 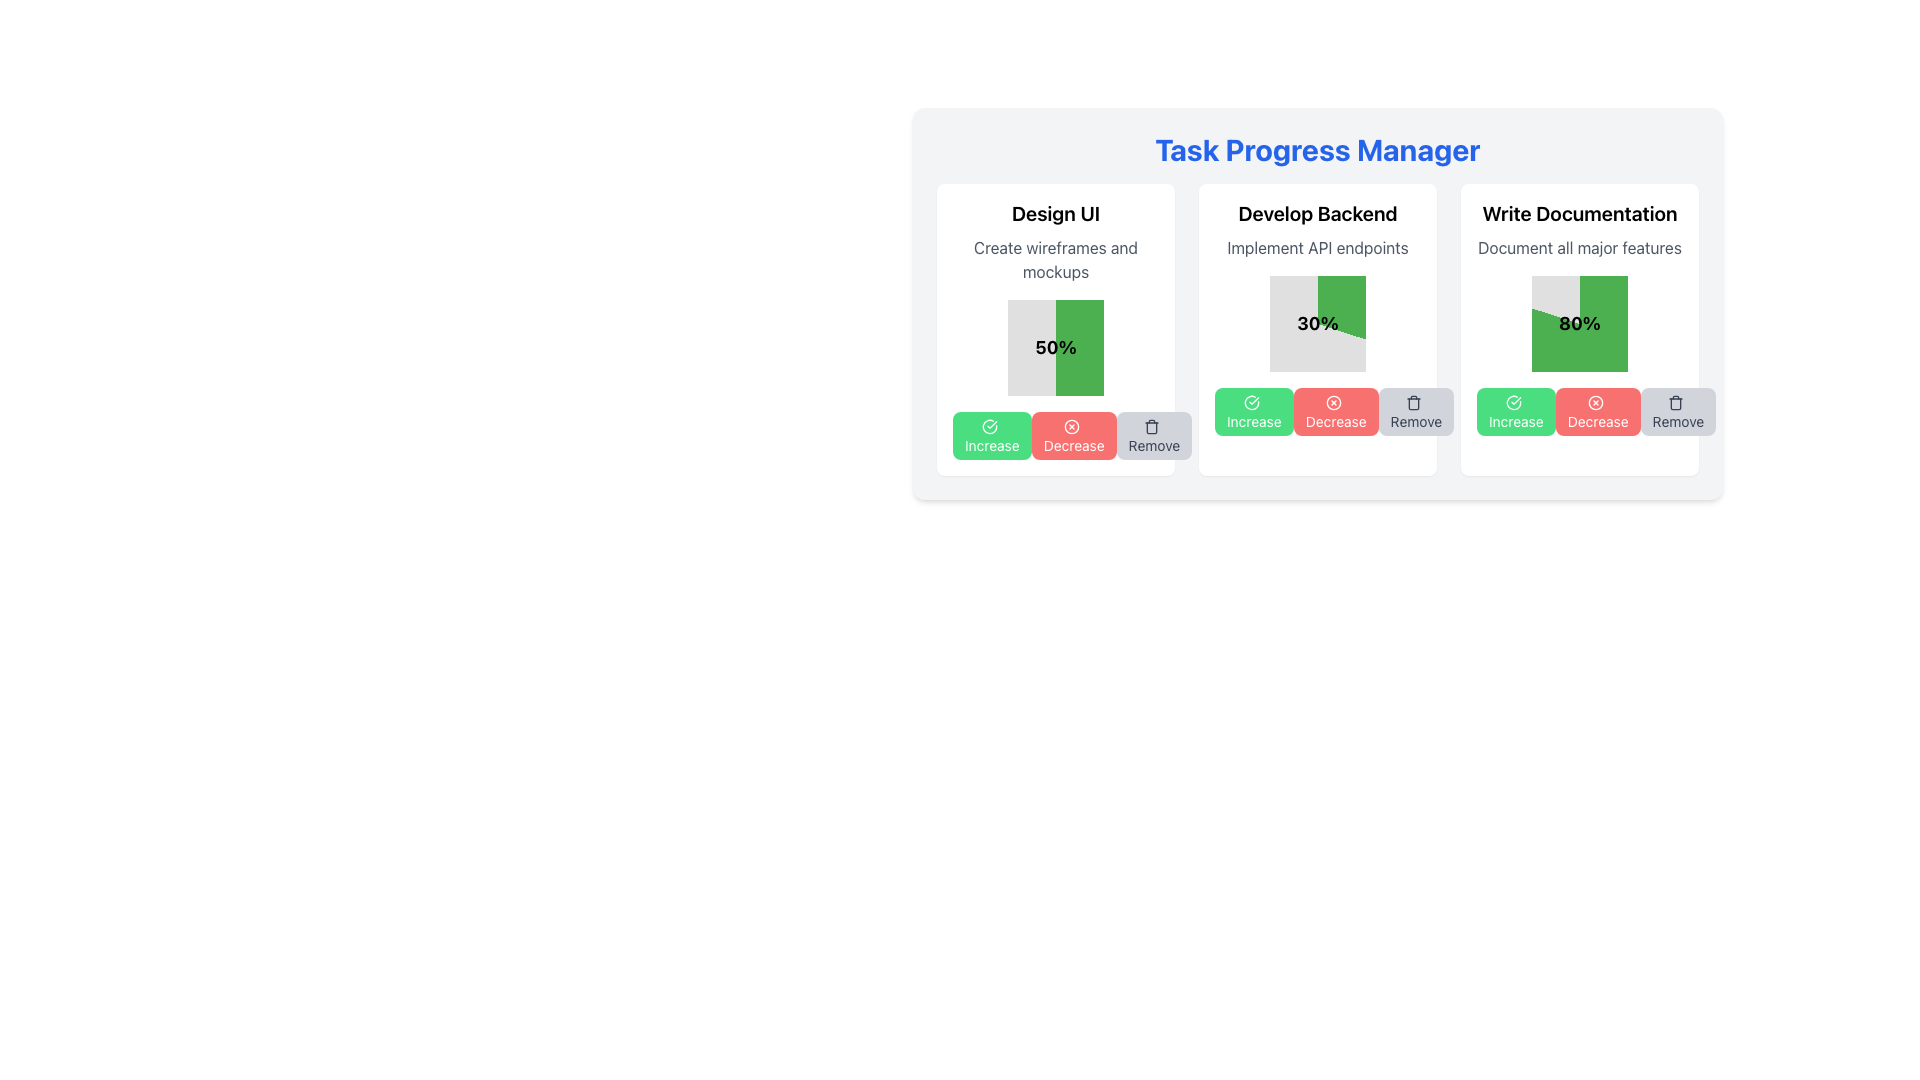 I want to click on the 'Remove' button with a light gray background and rounded edges, which features a trash icon, located under the 'Develop Backend' section, so click(x=1415, y=411).